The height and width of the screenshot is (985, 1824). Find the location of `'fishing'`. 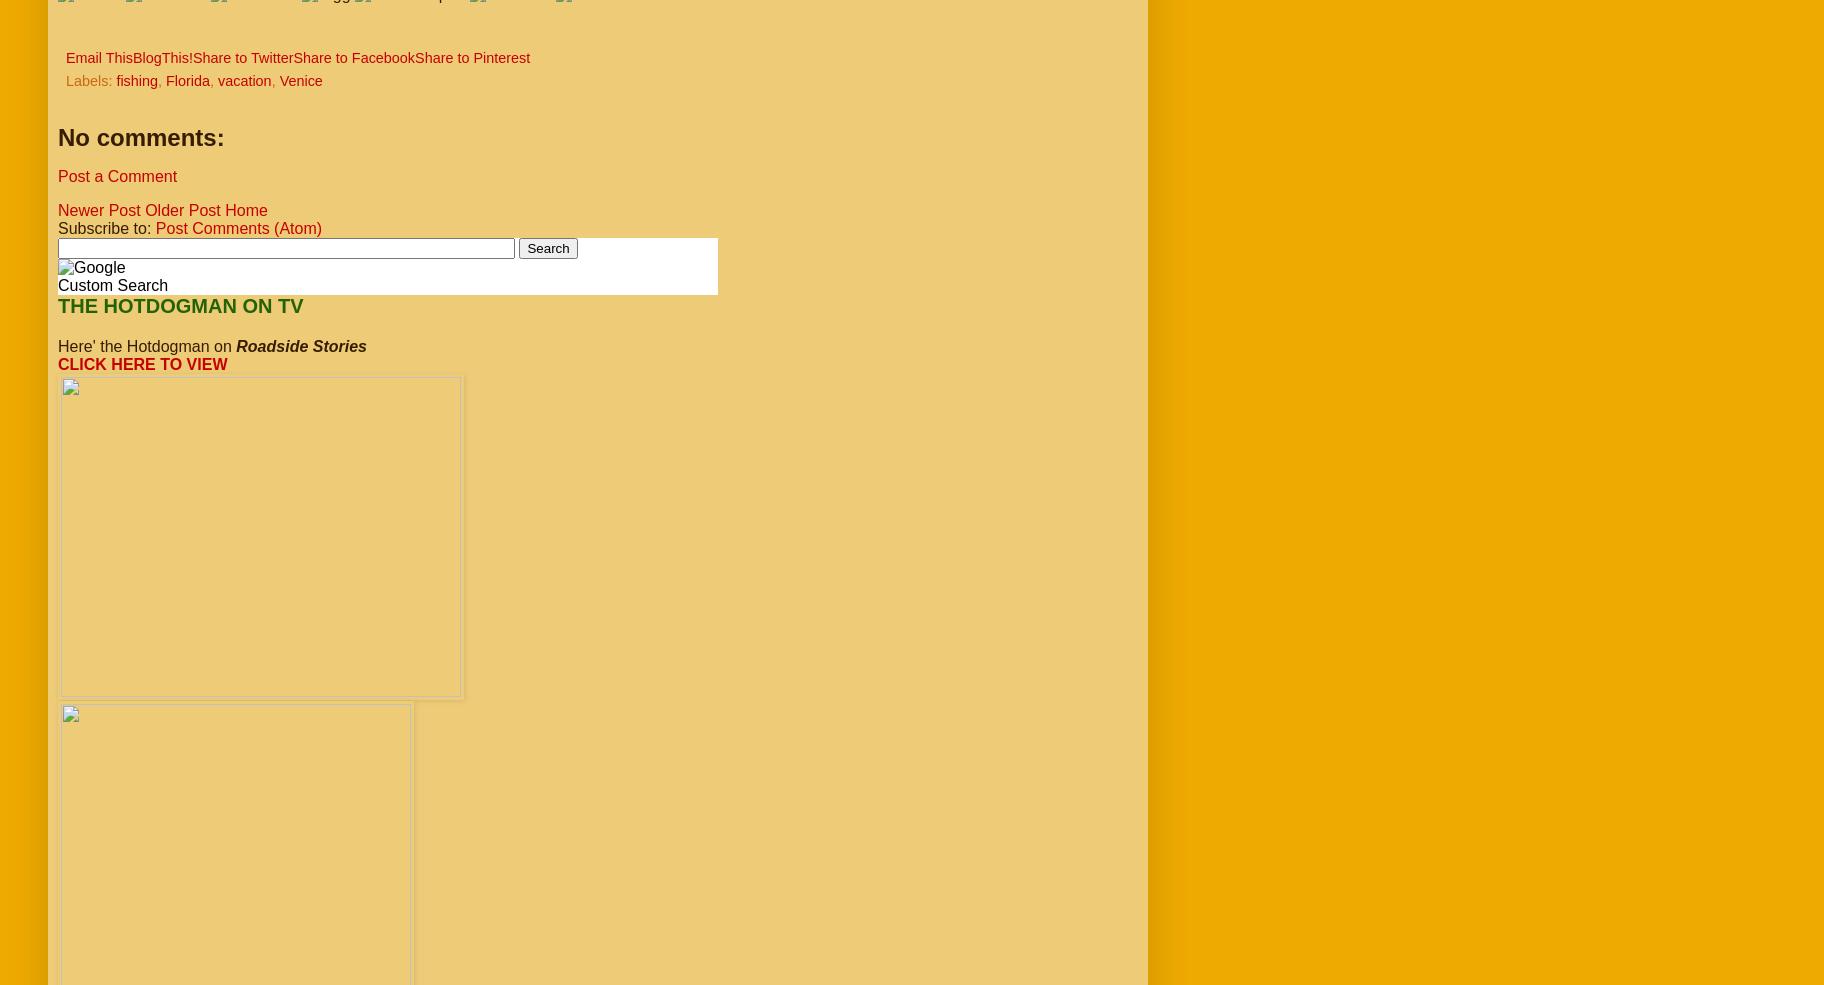

'fishing' is located at coordinates (135, 79).